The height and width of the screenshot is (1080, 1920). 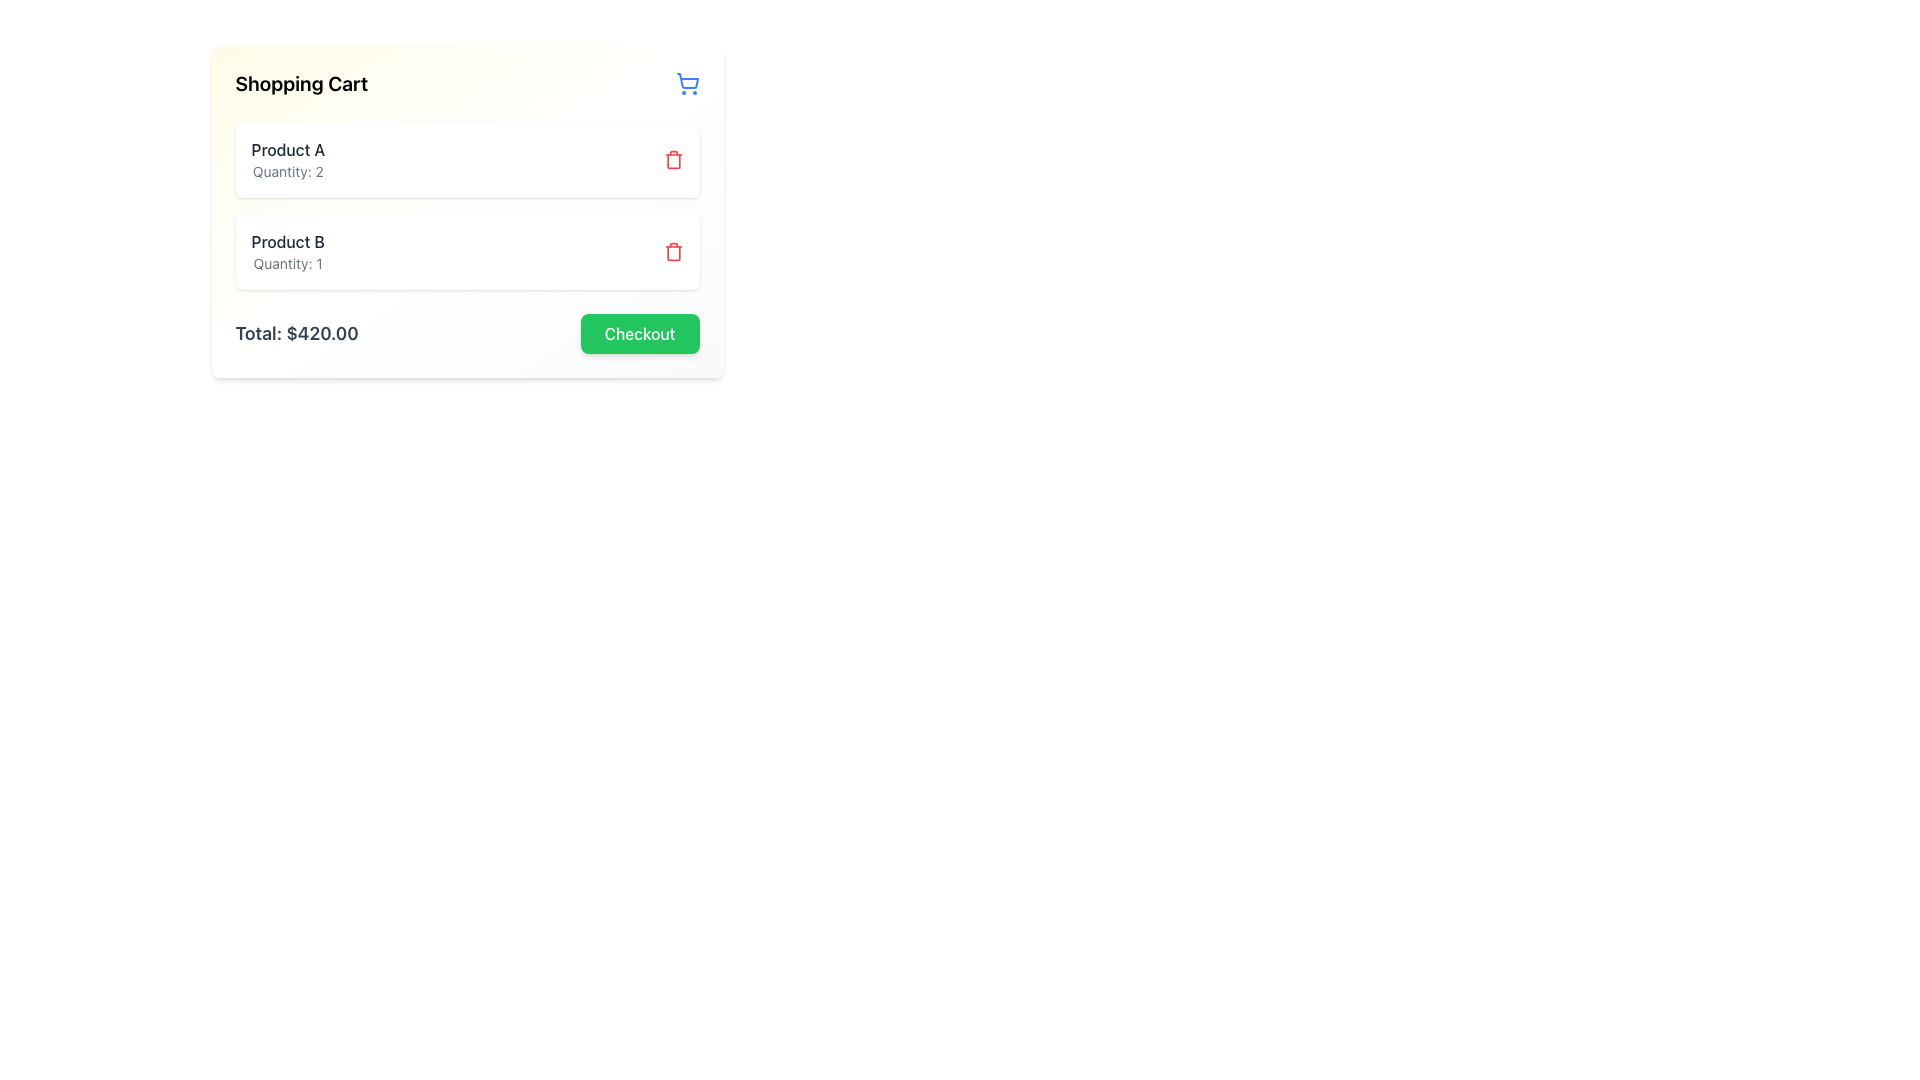 What do you see at coordinates (673, 250) in the screenshot?
I see `the red-colored trash can icon for 'Product B' to possibly reveal additional information` at bounding box center [673, 250].